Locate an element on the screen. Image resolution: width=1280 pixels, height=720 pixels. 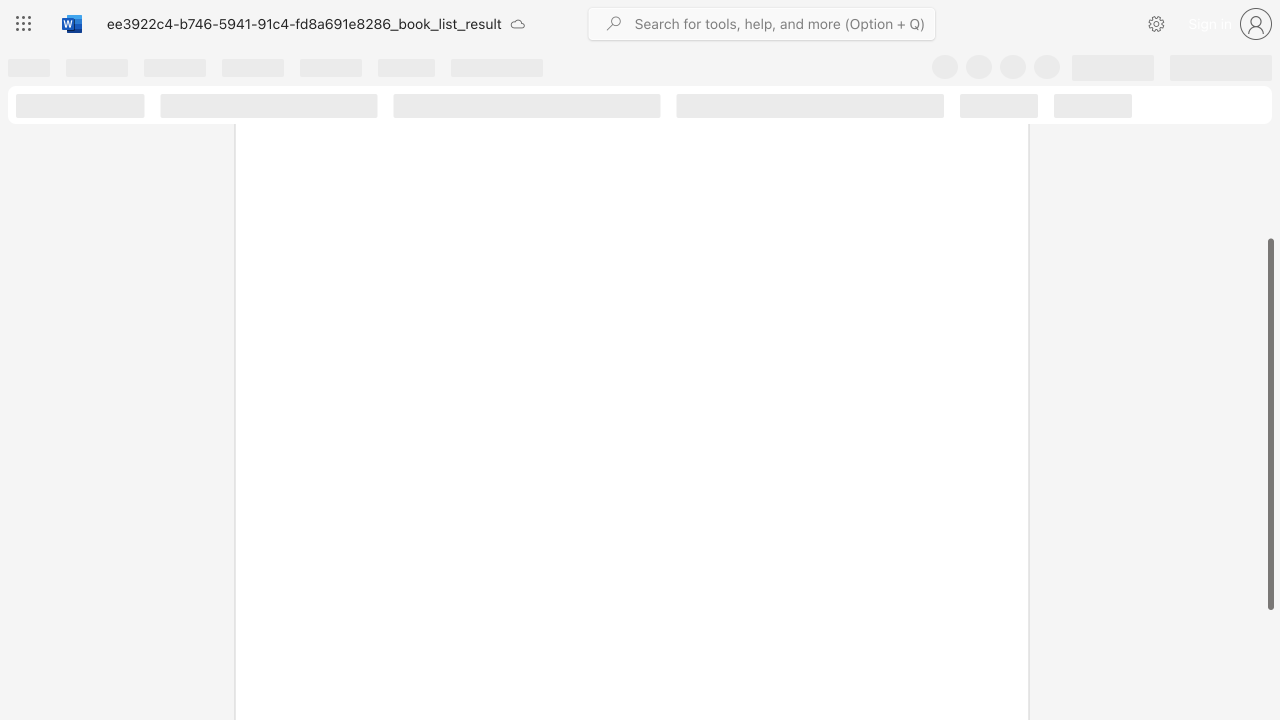
the scrollbar on the right side to scroll the page up is located at coordinates (1269, 138).